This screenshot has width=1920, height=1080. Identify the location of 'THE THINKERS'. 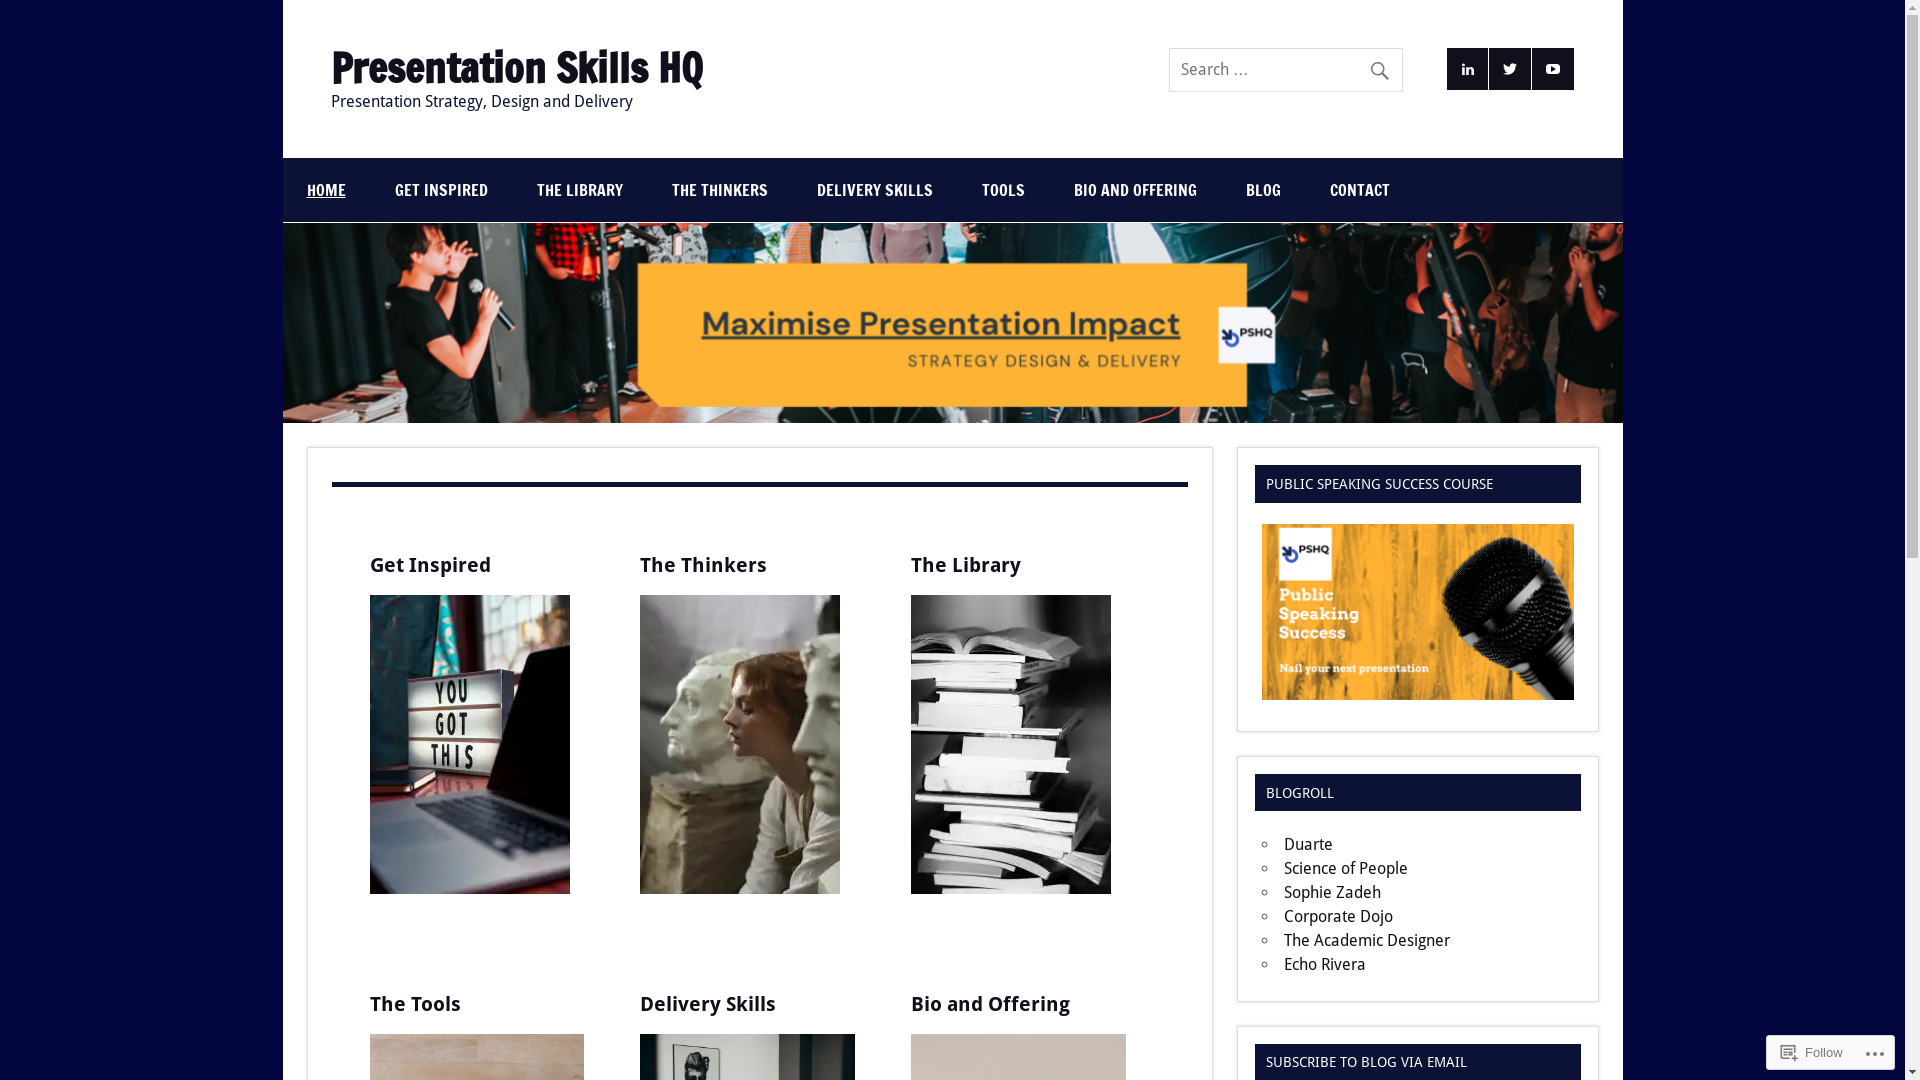
(720, 189).